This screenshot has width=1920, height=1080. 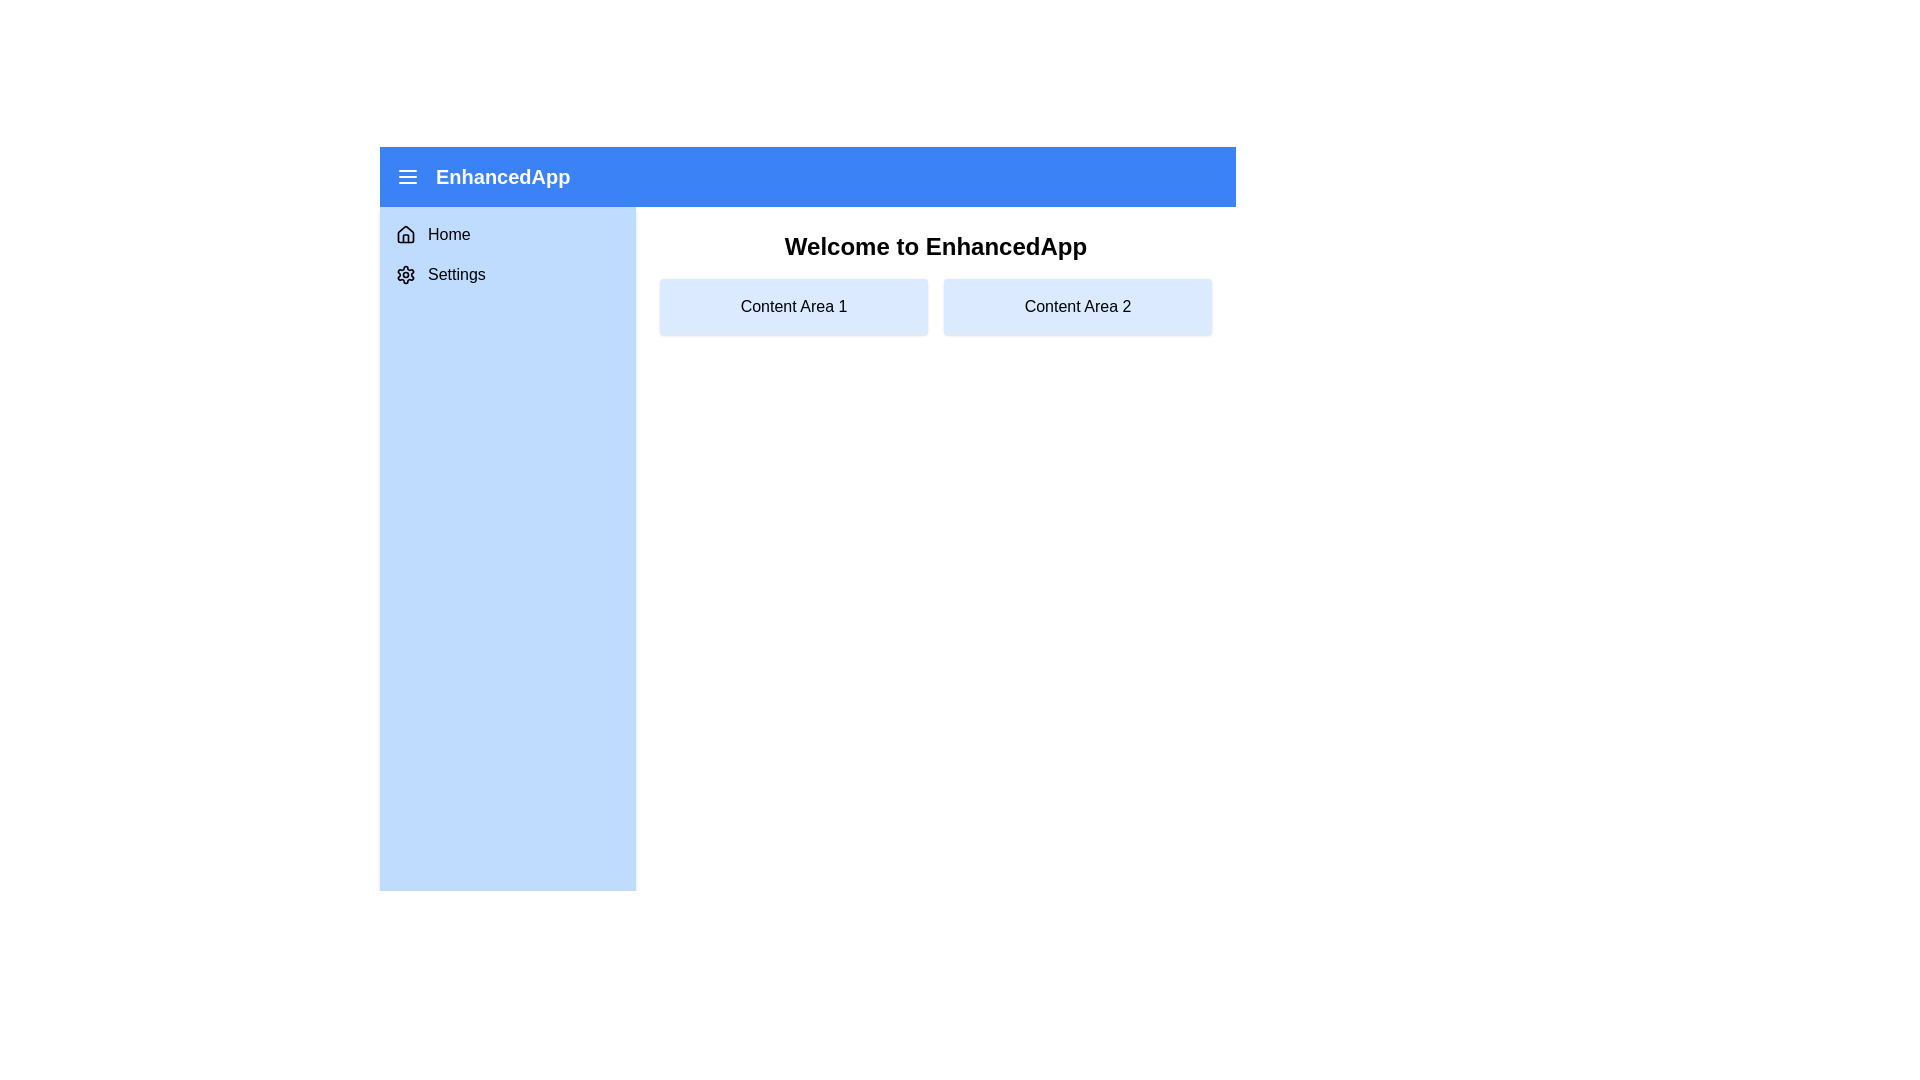 I want to click on the static text element 'EnhancedApp' which is styled with a bold white font on a blue background, located on the left side of the header bar adjacent to a hamburger menu icon, so click(x=483, y=176).